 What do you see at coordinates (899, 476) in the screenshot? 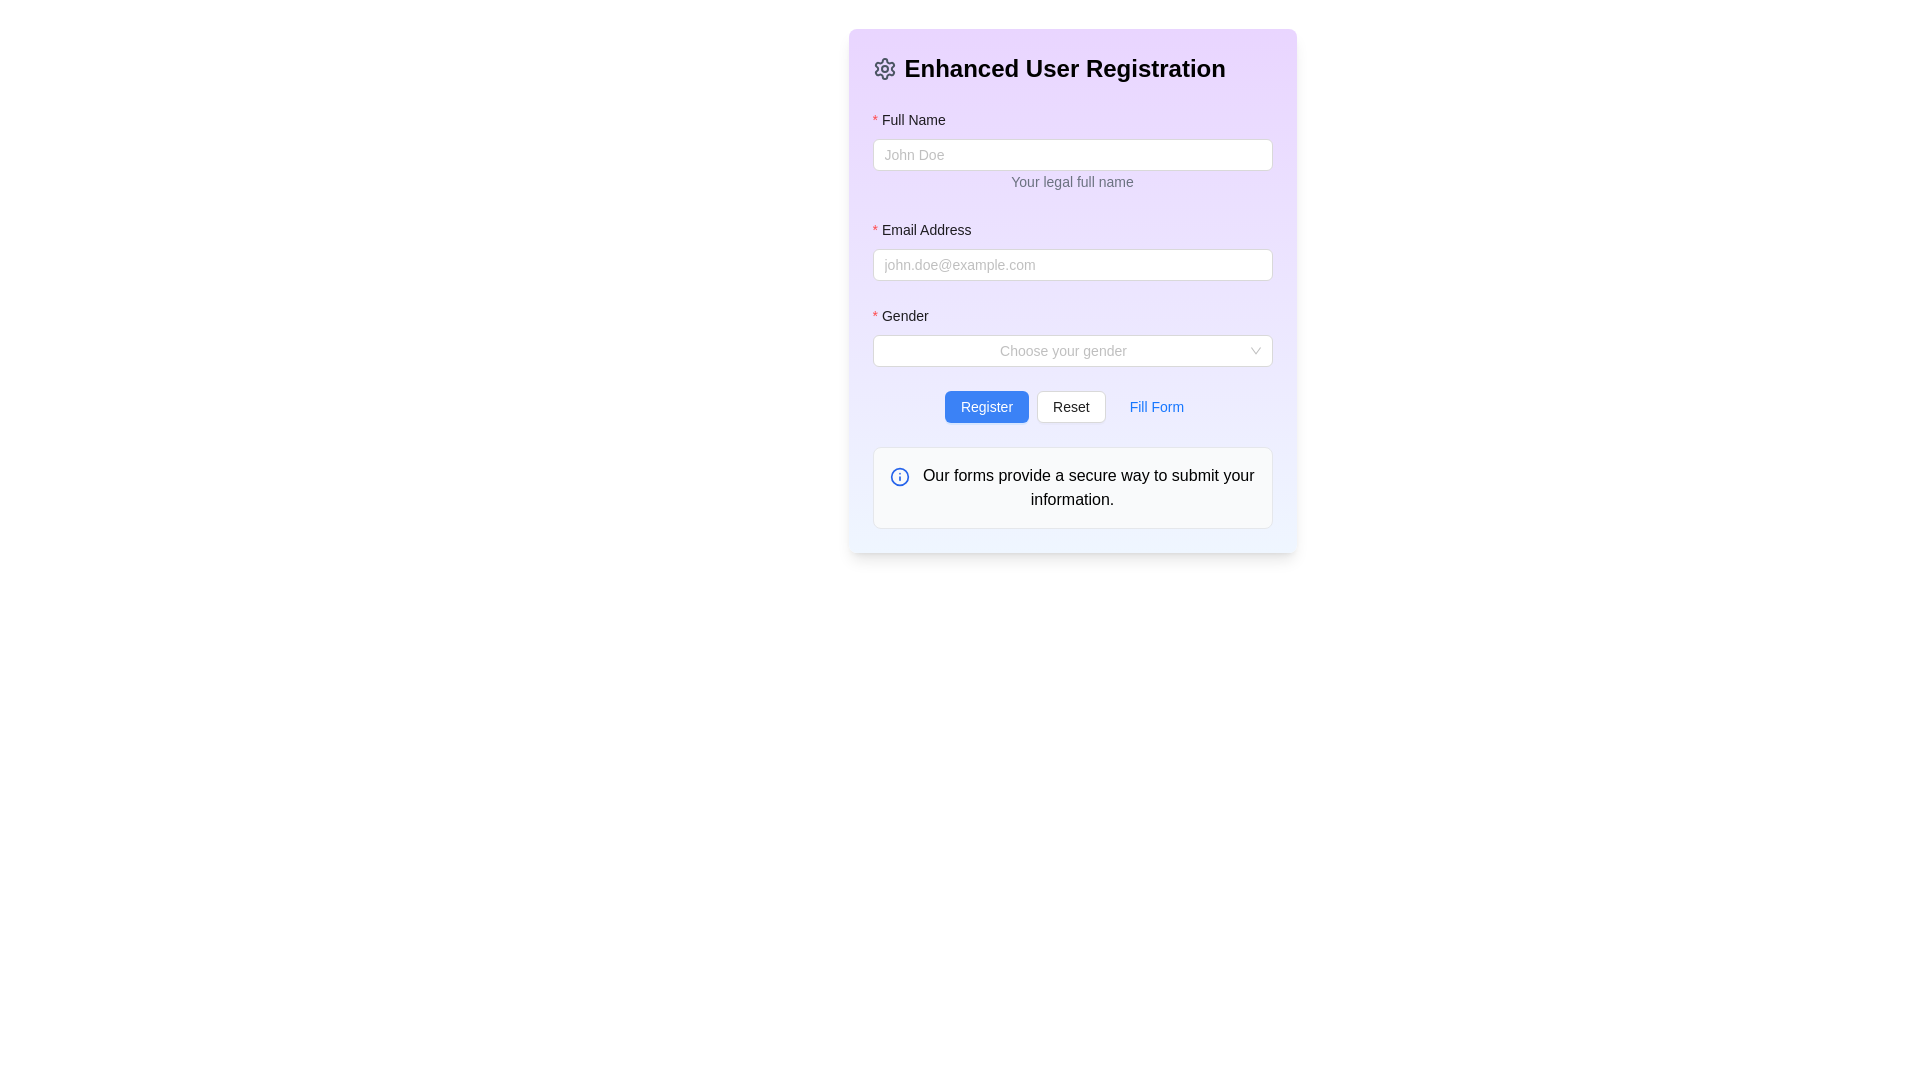
I see `the information indicator icon located at the bottom section of the card, to the left of the text 'Our forms provide a secure way to submit your information.'` at bounding box center [899, 476].